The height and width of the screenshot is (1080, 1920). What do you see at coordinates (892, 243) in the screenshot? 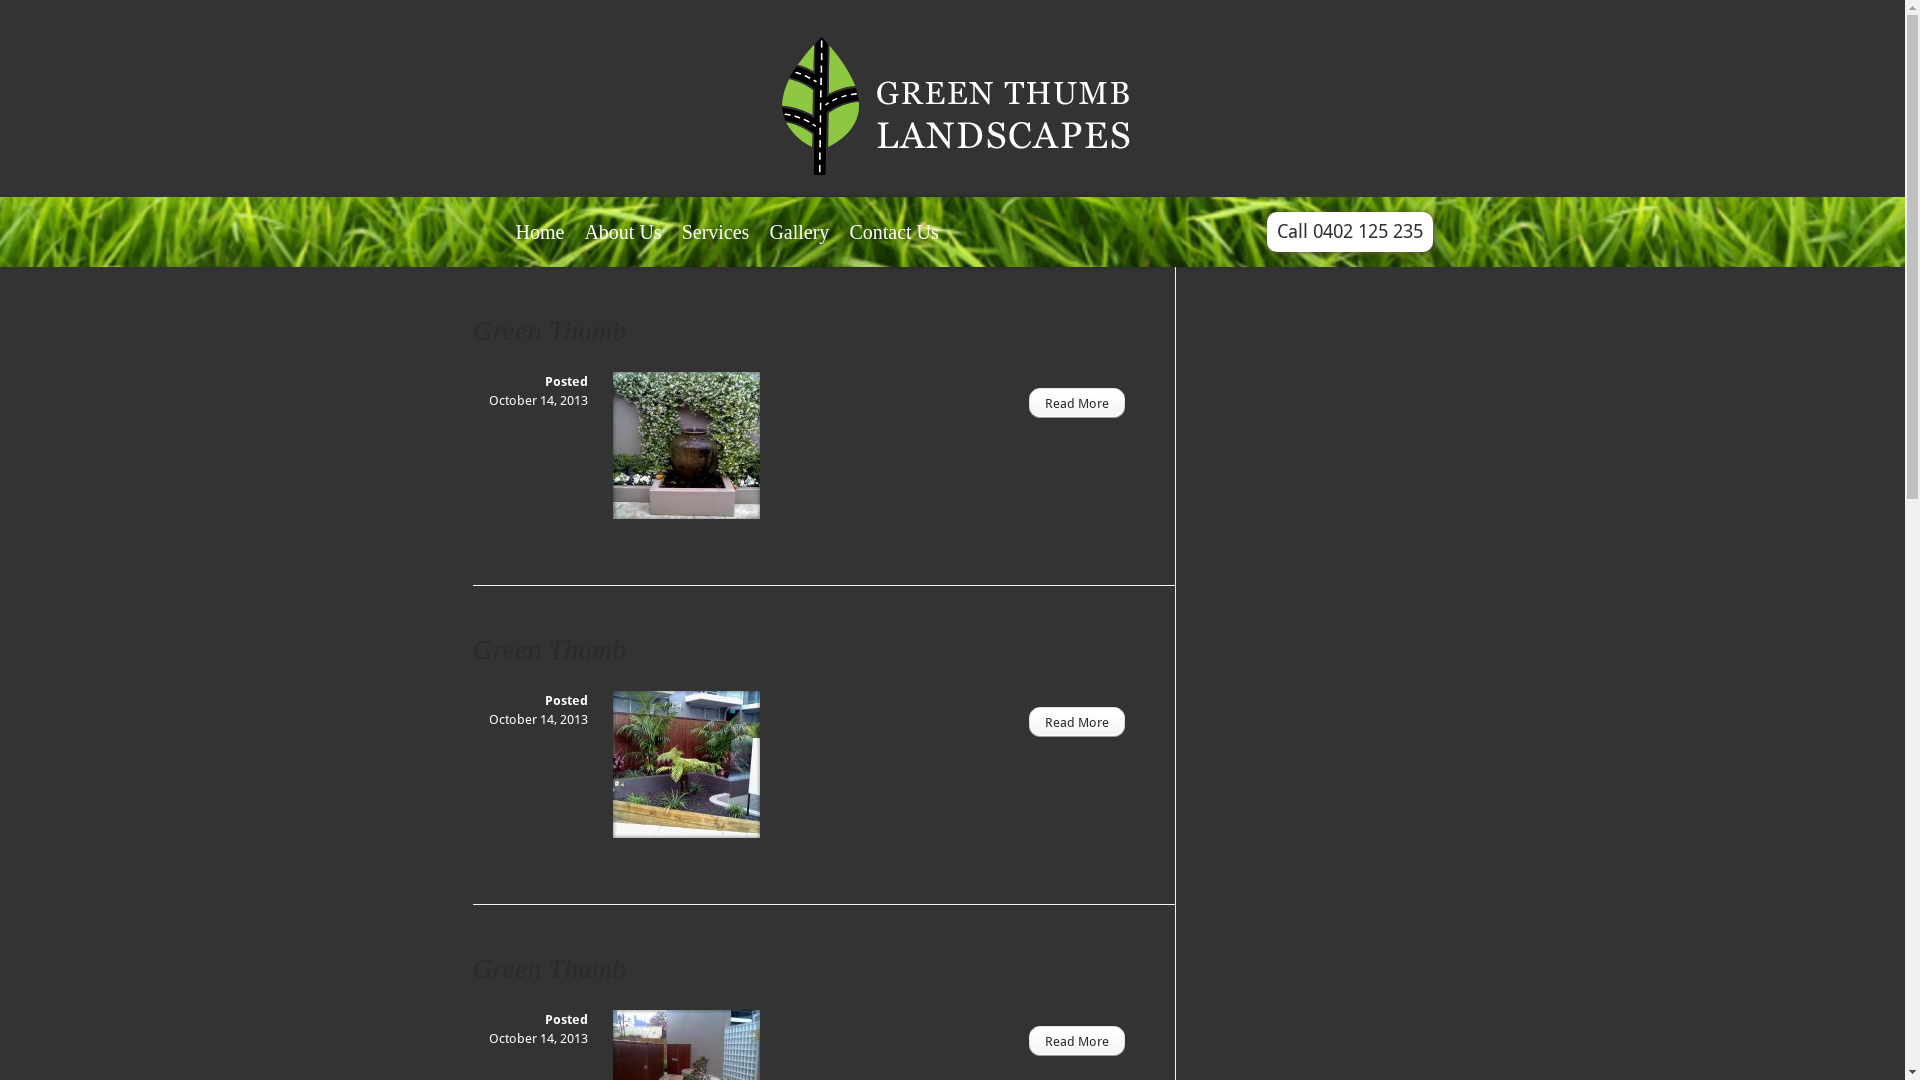
I see `'Contact Us'` at bounding box center [892, 243].